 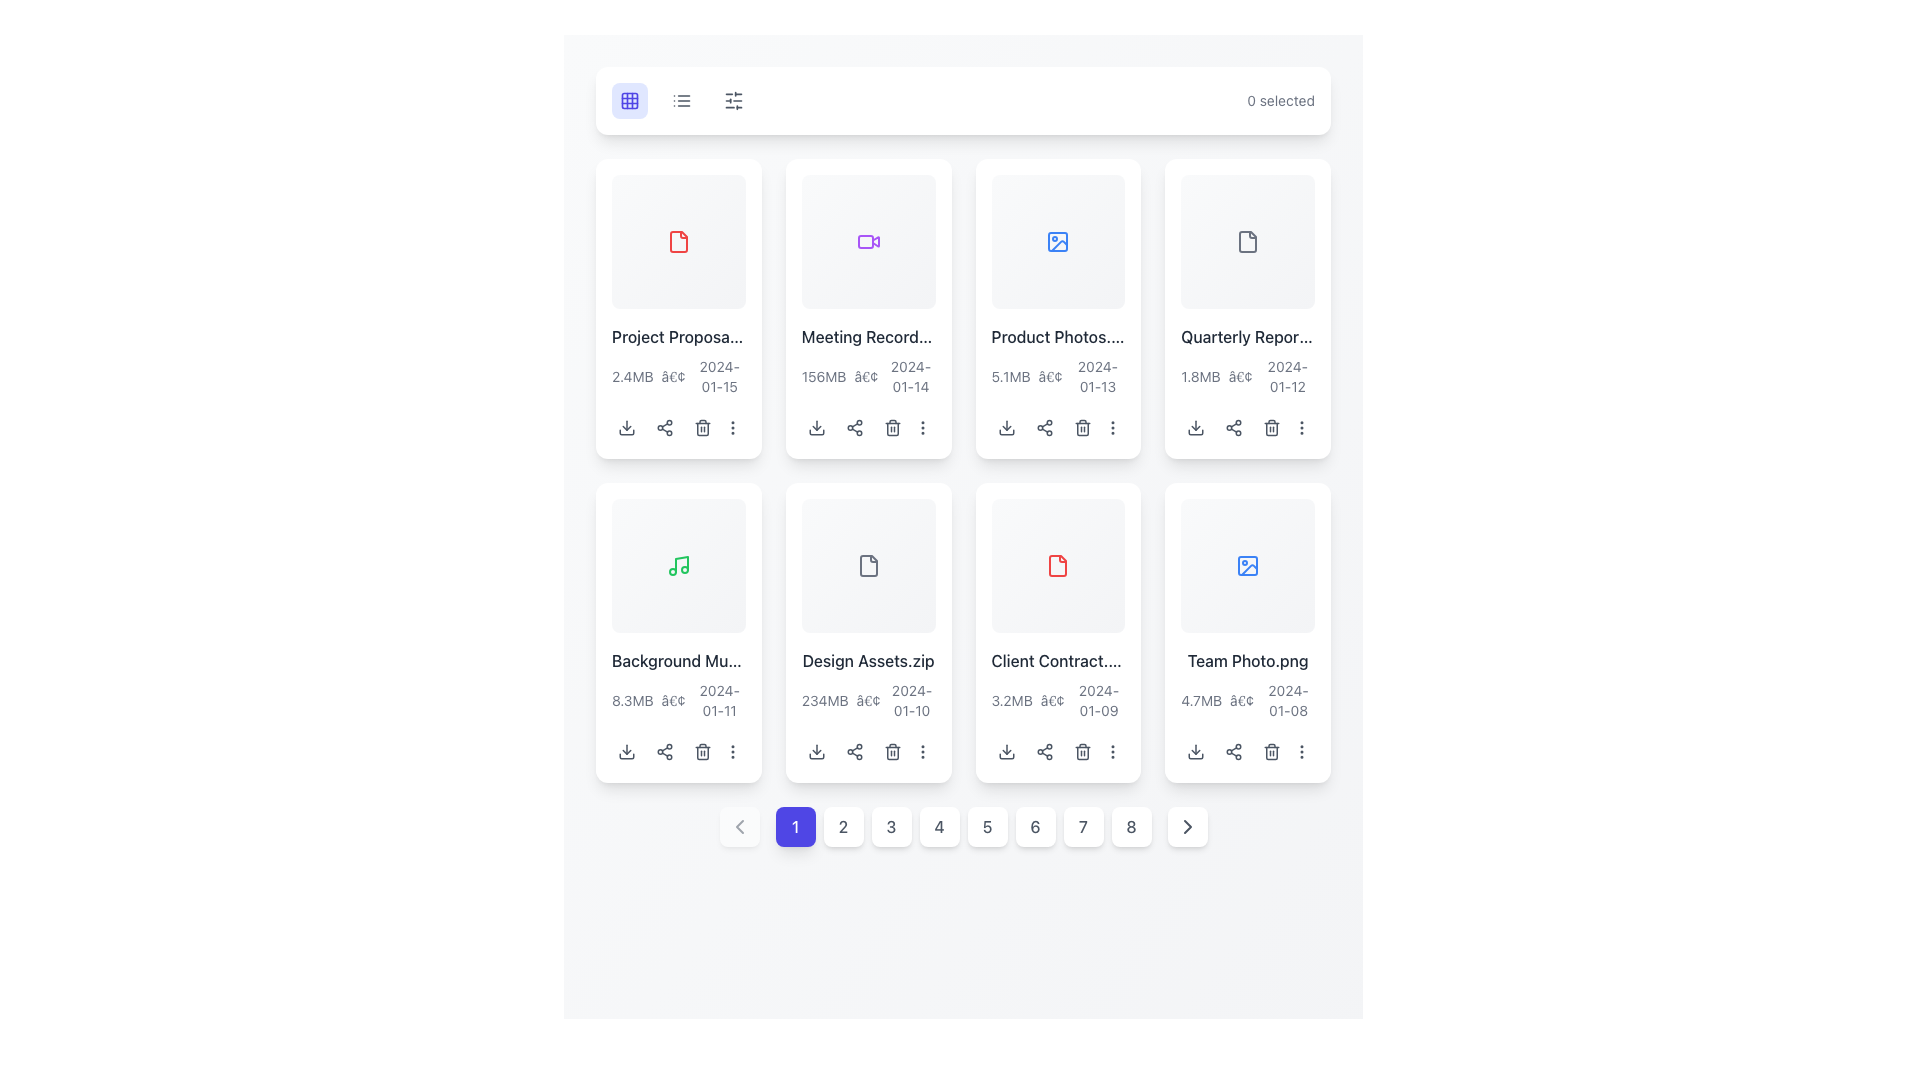 What do you see at coordinates (1111, 751) in the screenshot?
I see `the rightmost Vertical Ellipsis Button in the control row of the 'Client Contract.pdf' card` at bounding box center [1111, 751].